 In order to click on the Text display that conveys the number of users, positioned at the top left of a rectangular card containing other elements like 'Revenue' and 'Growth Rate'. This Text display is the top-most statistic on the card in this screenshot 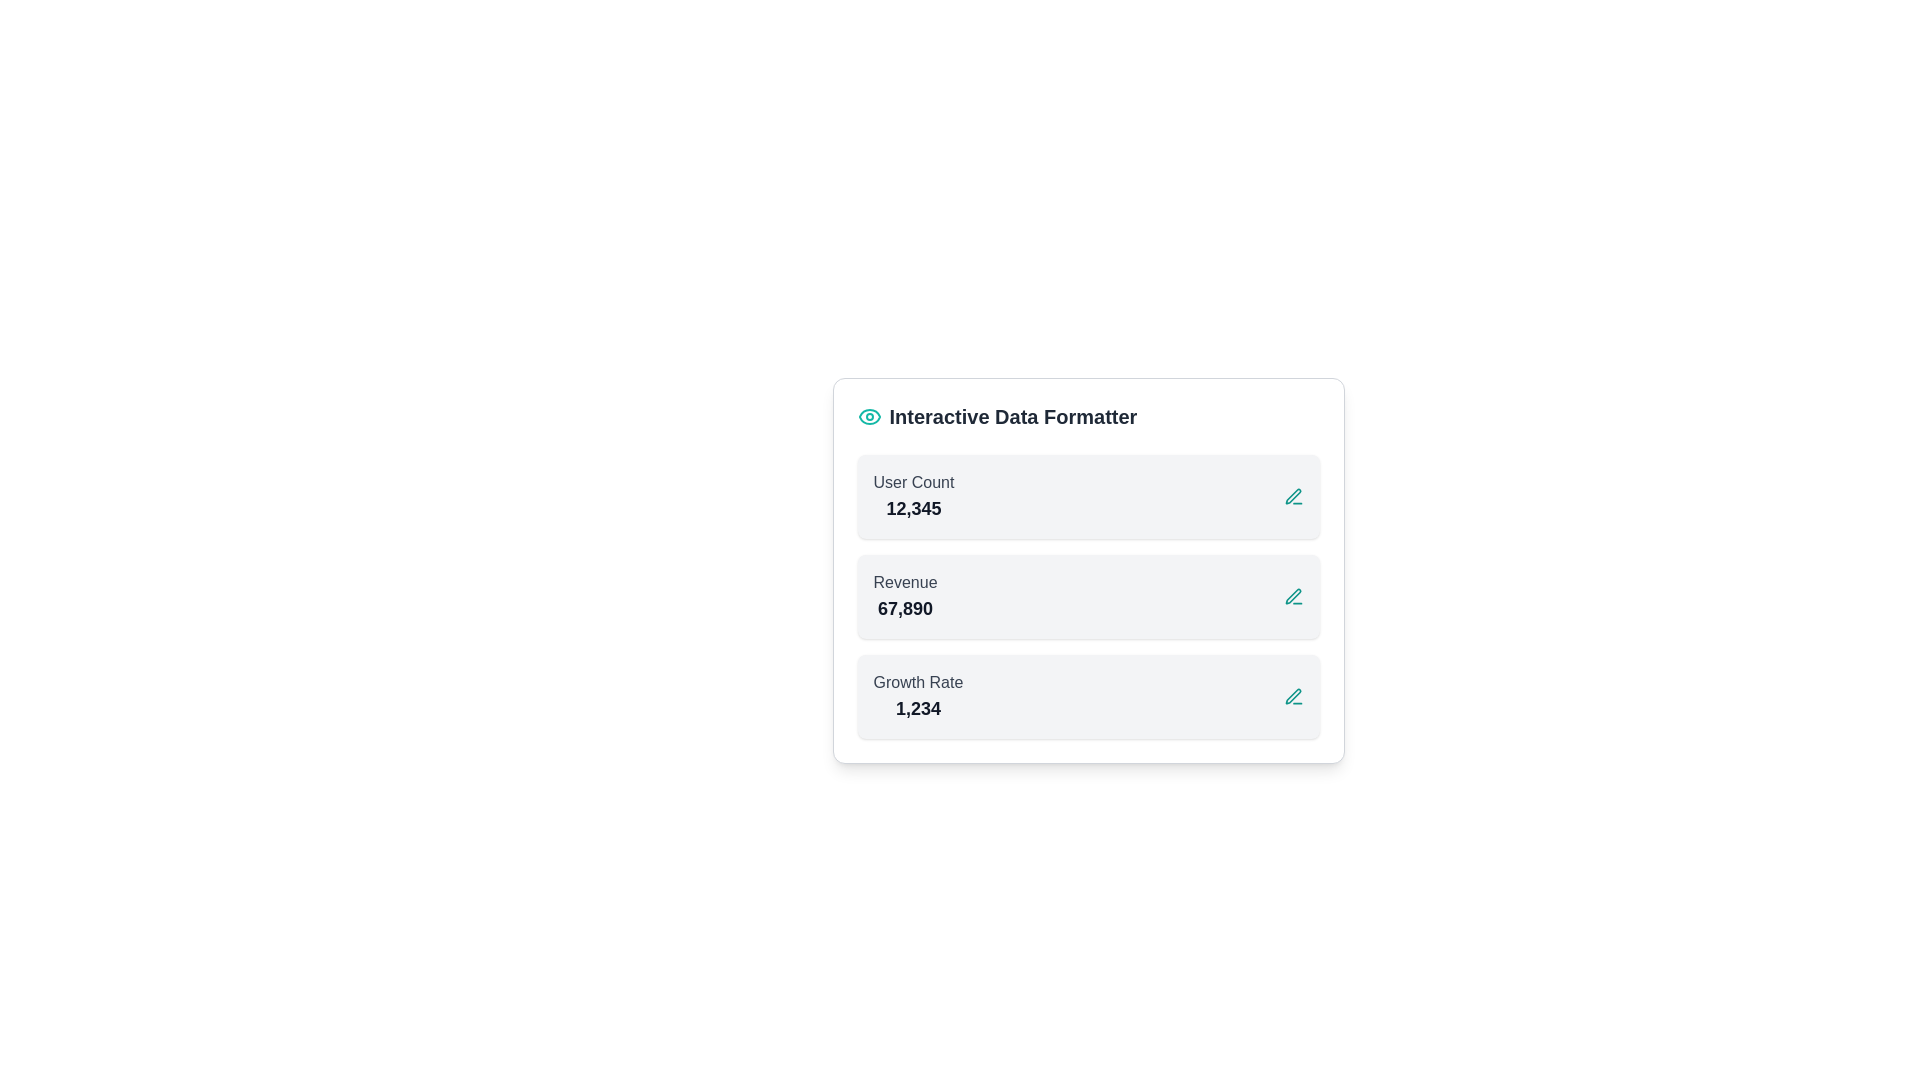, I will do `click(912, 496)`.